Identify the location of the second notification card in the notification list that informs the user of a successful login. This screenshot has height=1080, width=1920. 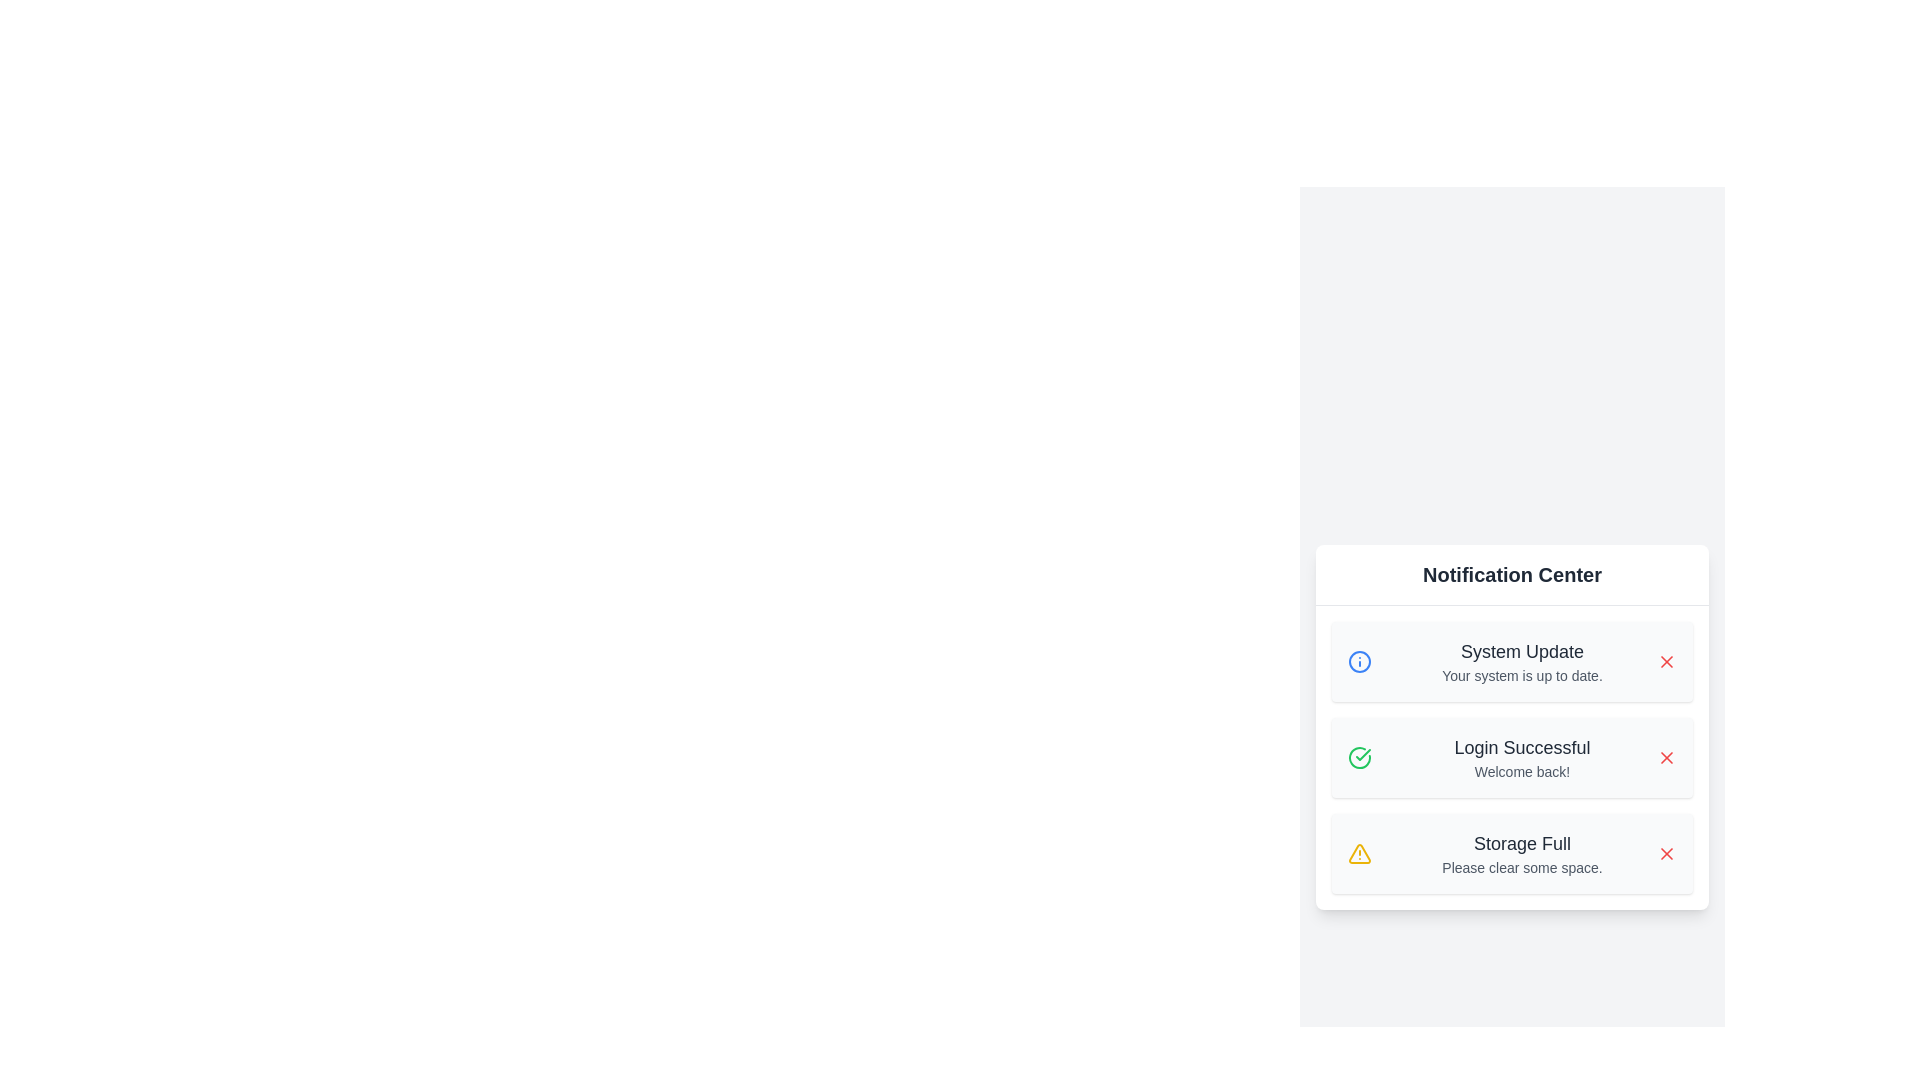
(1512, 757).